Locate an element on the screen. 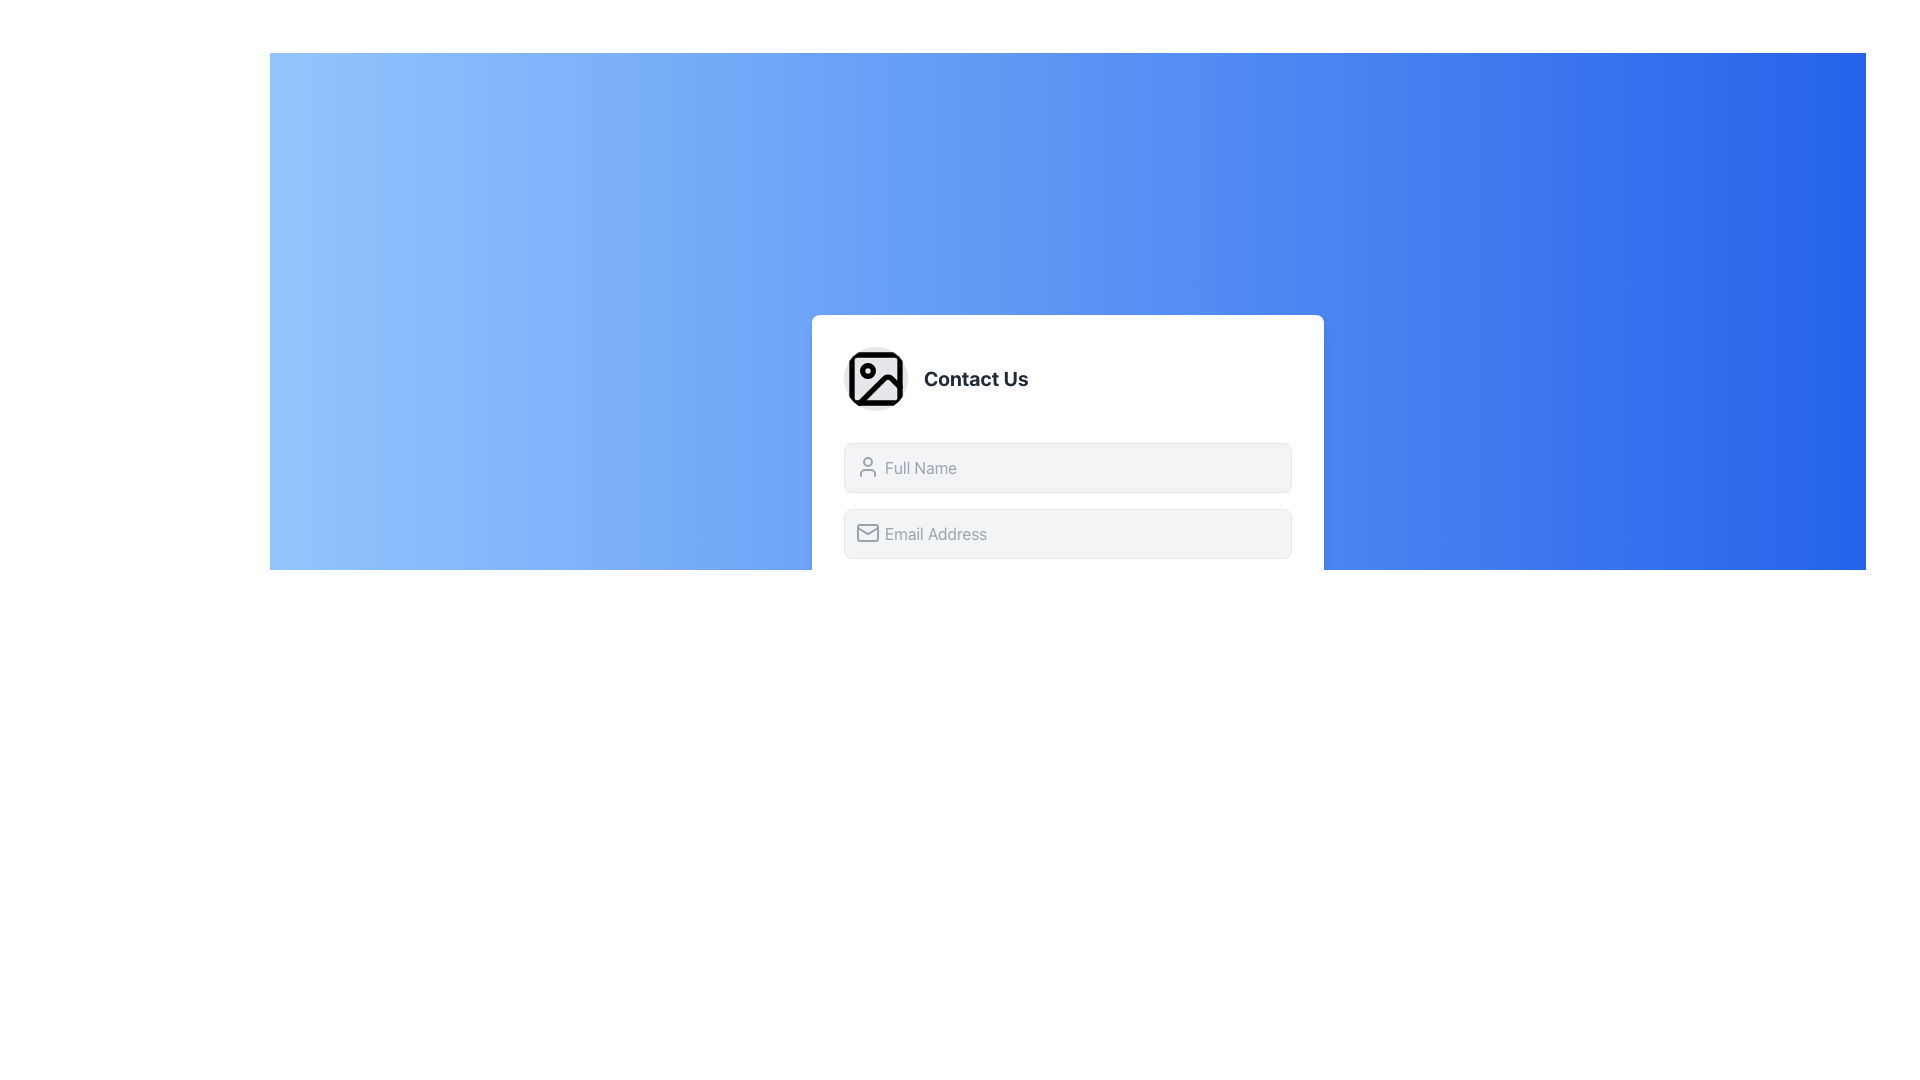  the square-shaped icon with rounded corners and a gray background that features mountain and sun or moon visuals, located to the left of the 'Contact Us' text is located at coordinates (875, 378).